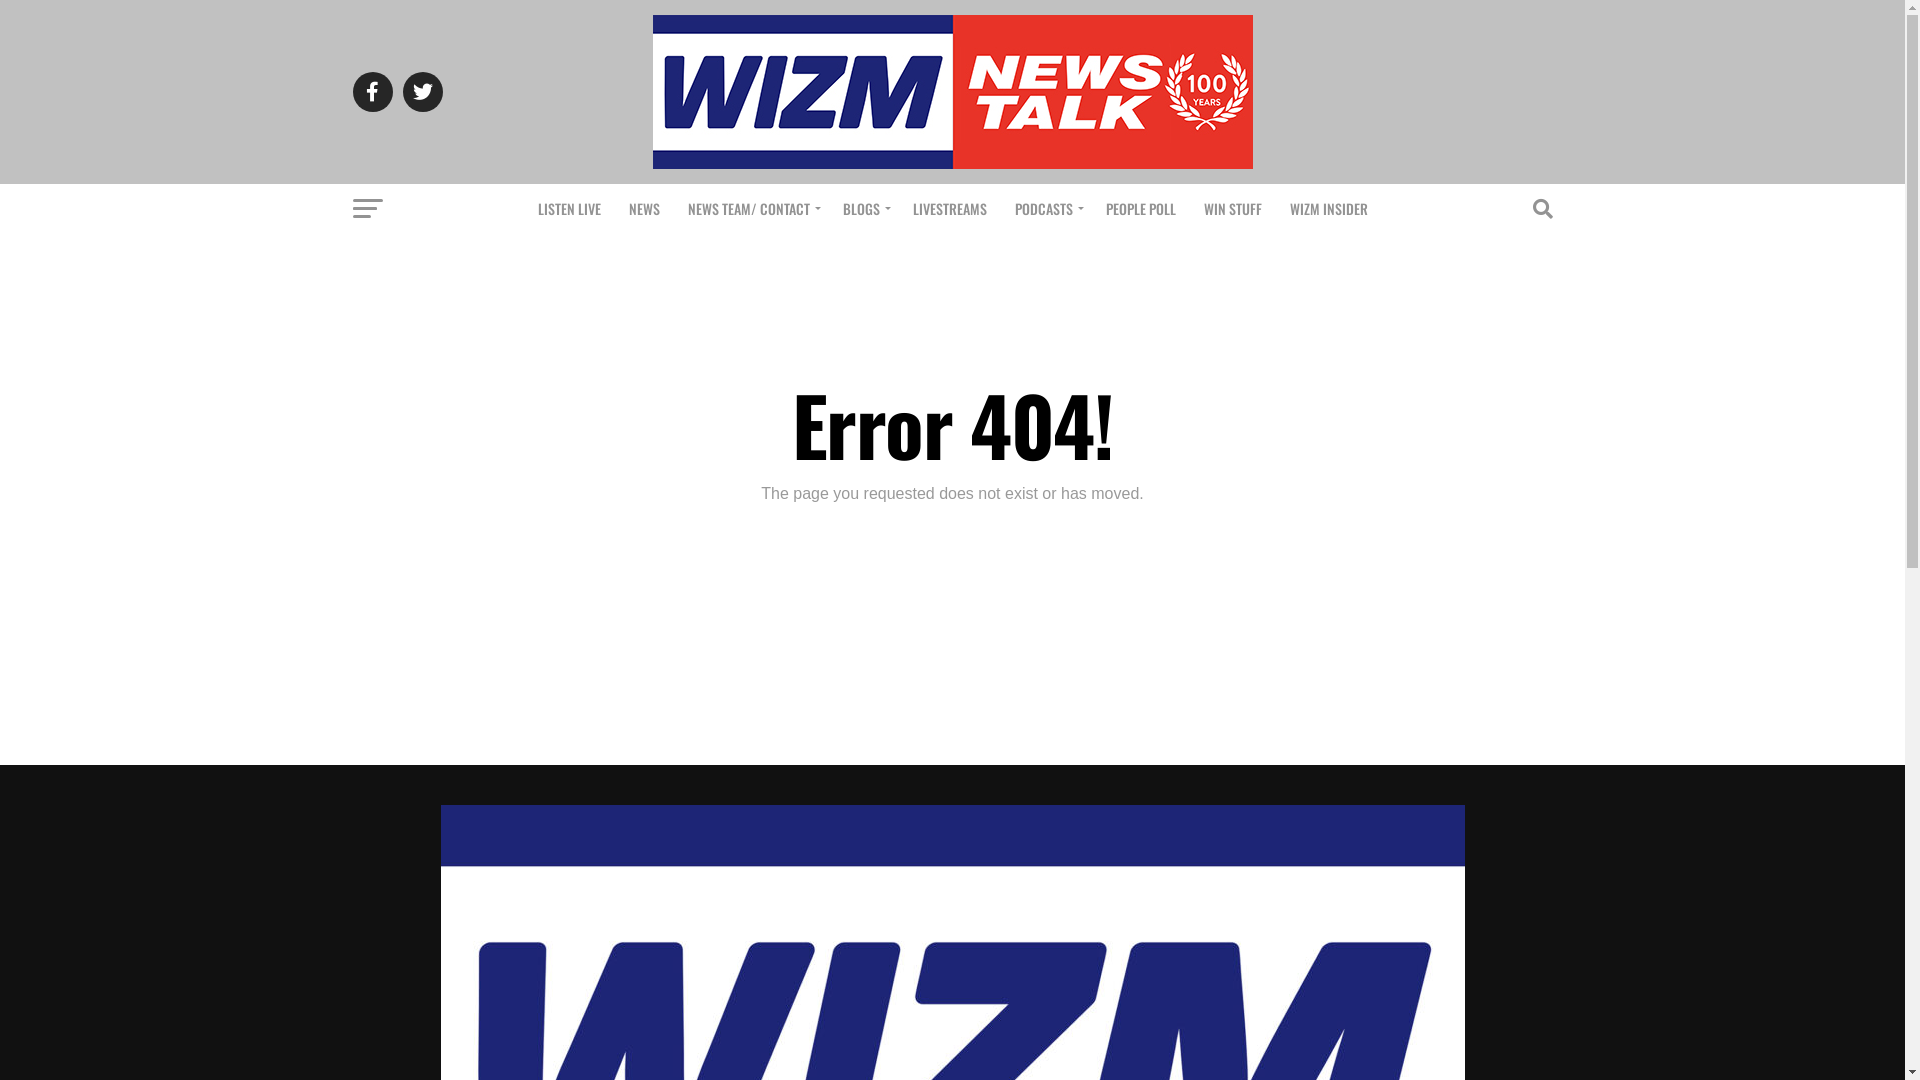  What do you see at coordinates (568, 208) in the screenshot?
I see `'LISTEN LIVE'` at bounding box center [568, 208].